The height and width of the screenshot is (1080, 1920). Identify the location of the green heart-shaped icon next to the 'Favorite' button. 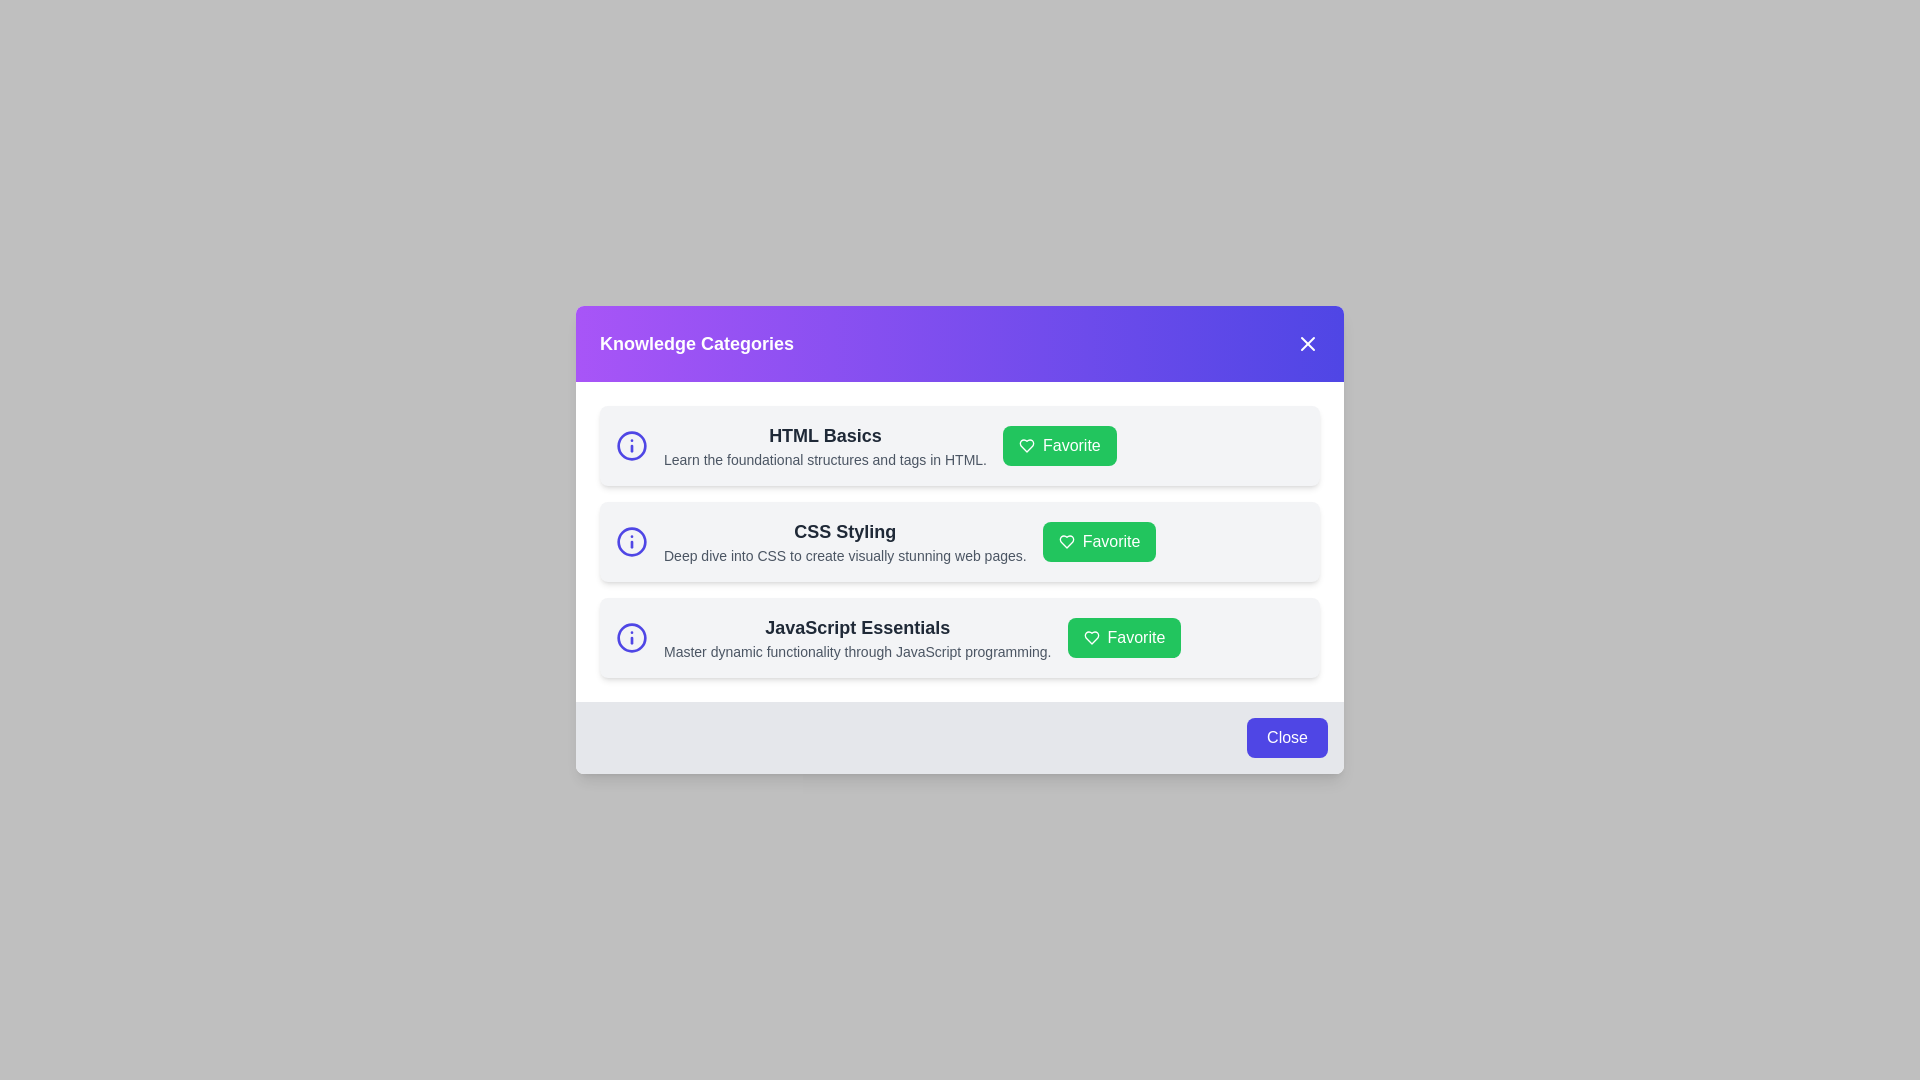
(1027, 445).